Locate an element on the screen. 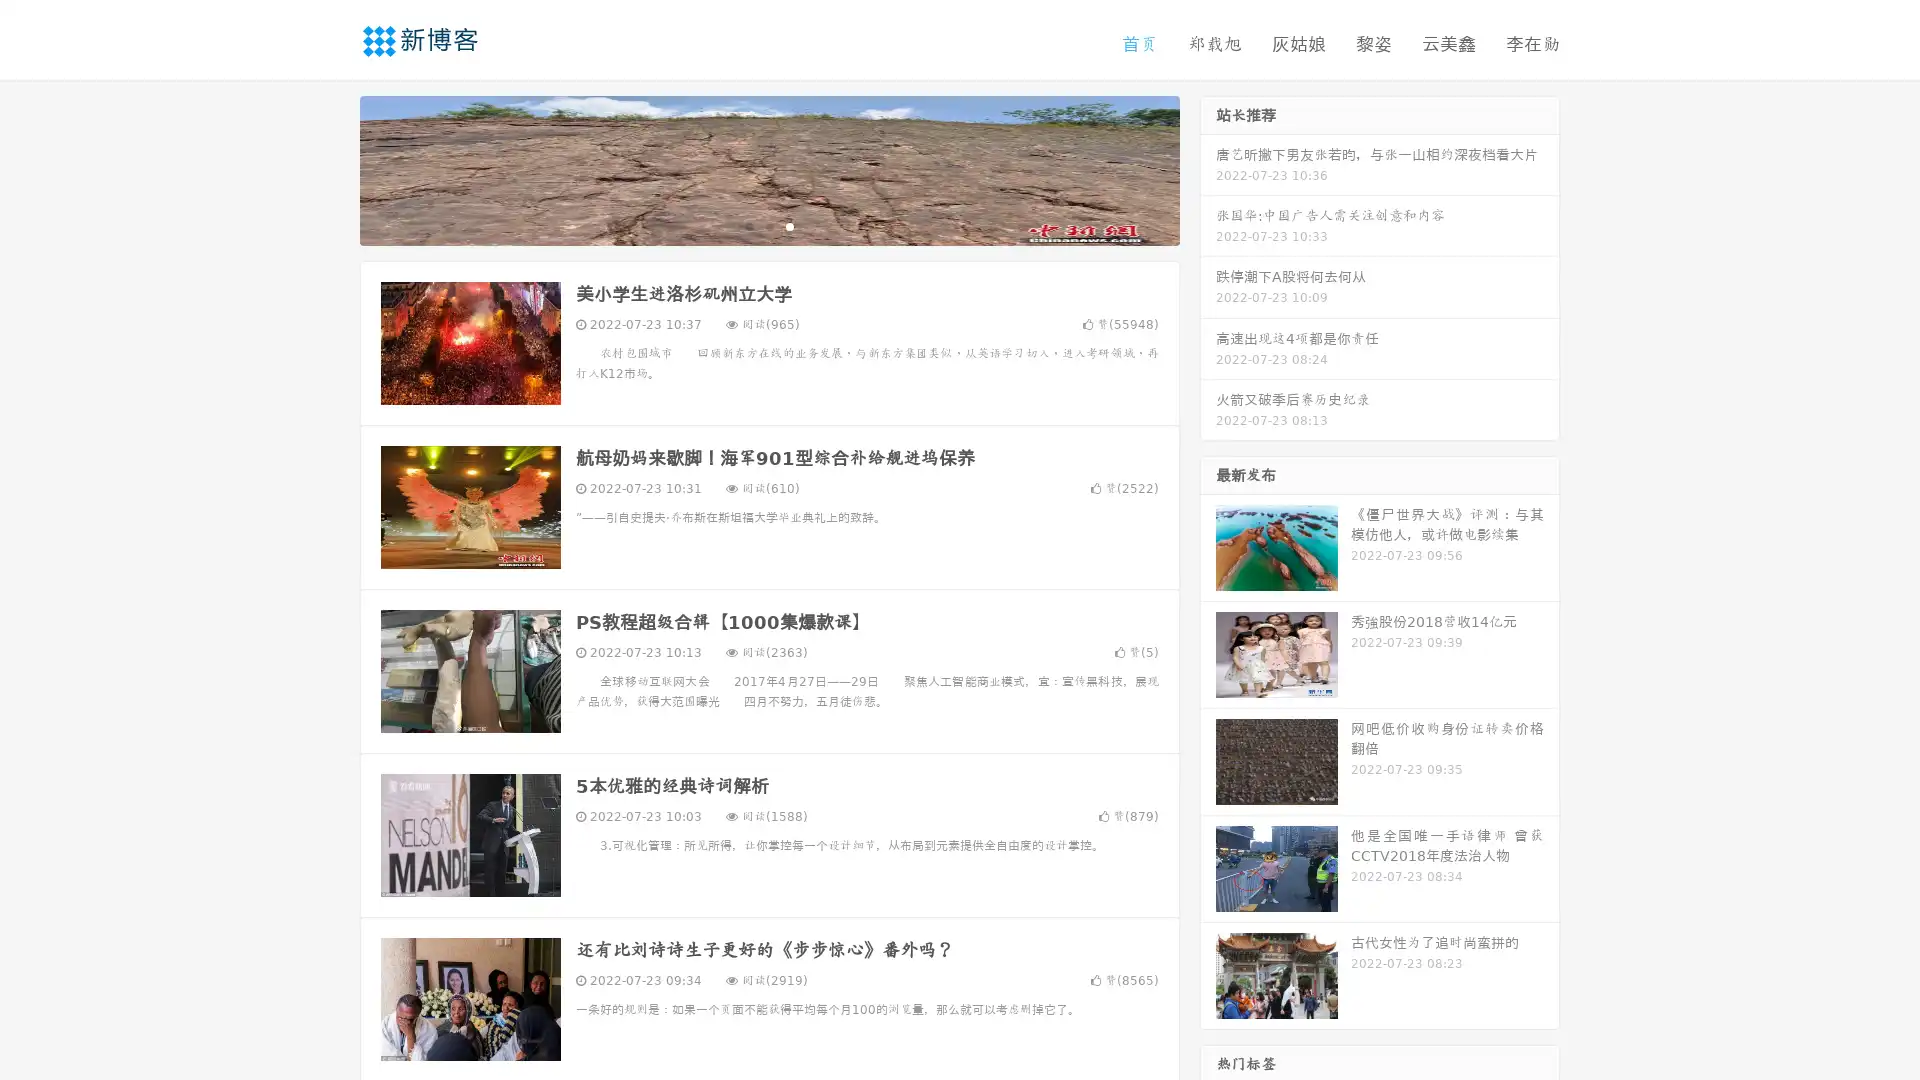 The image size is (1920, 1080). Go to slide 1 is located at coordinates (748, 225).